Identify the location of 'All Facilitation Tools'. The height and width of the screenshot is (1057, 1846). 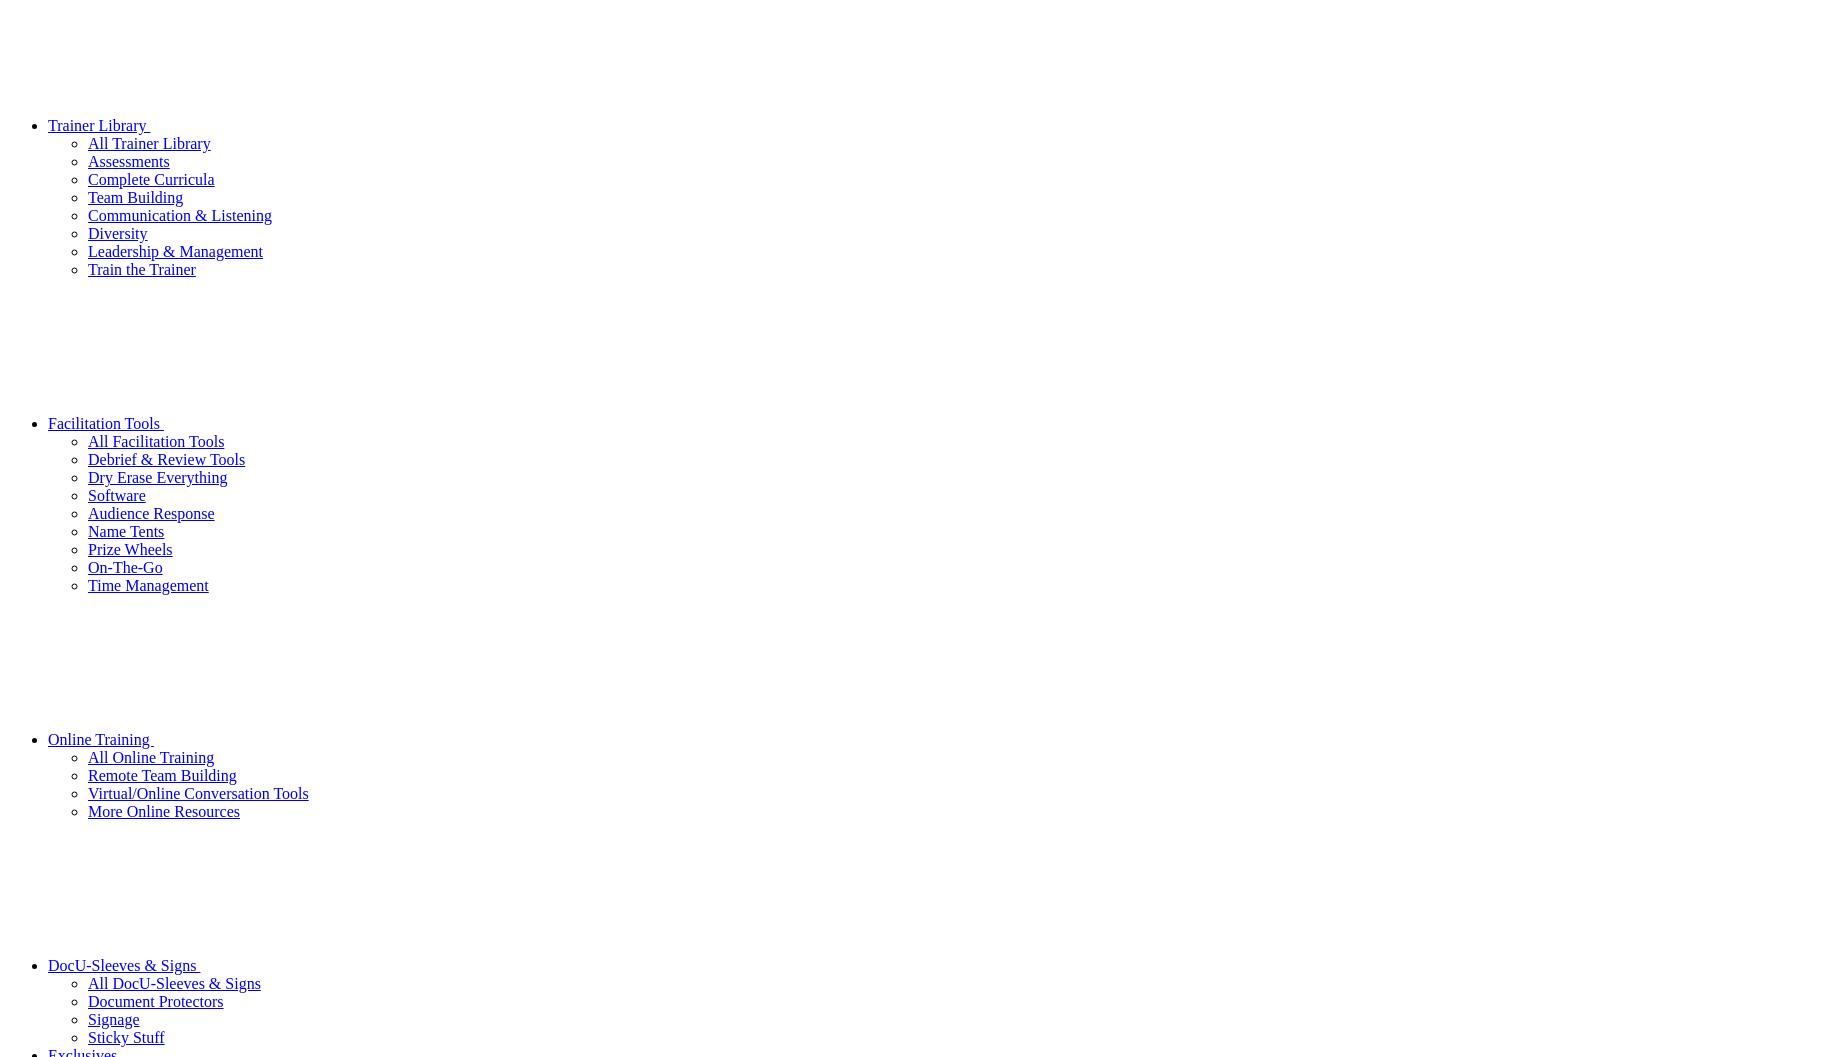
(88, 439).